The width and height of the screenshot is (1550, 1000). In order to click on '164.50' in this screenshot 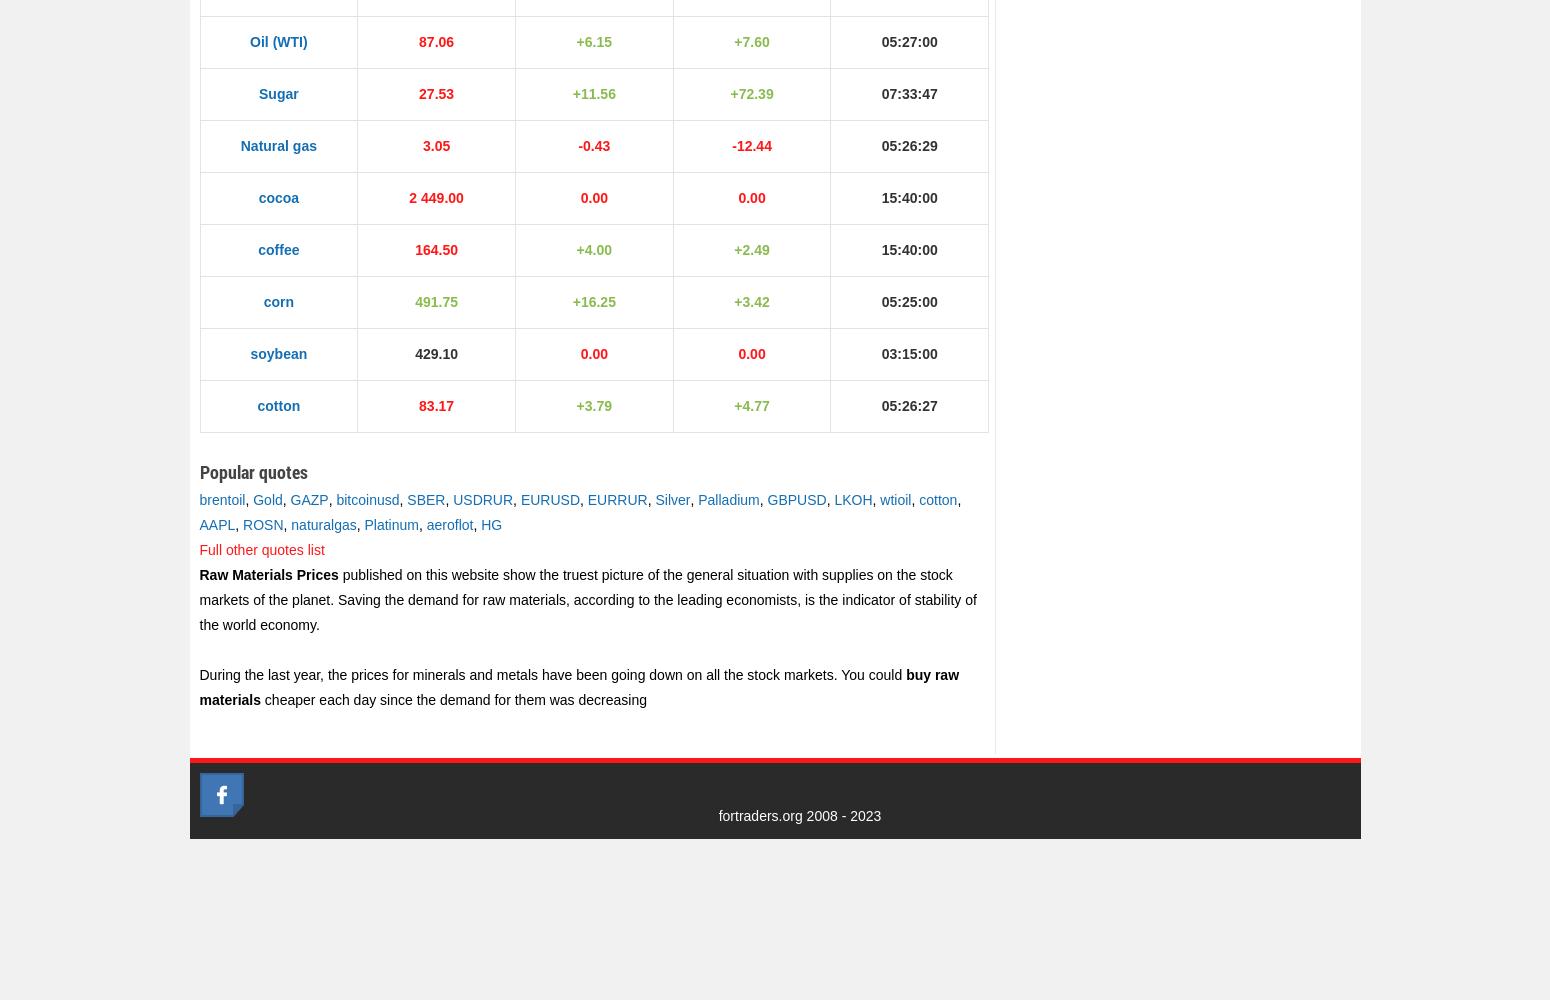, I will do `click(436, 250)`.